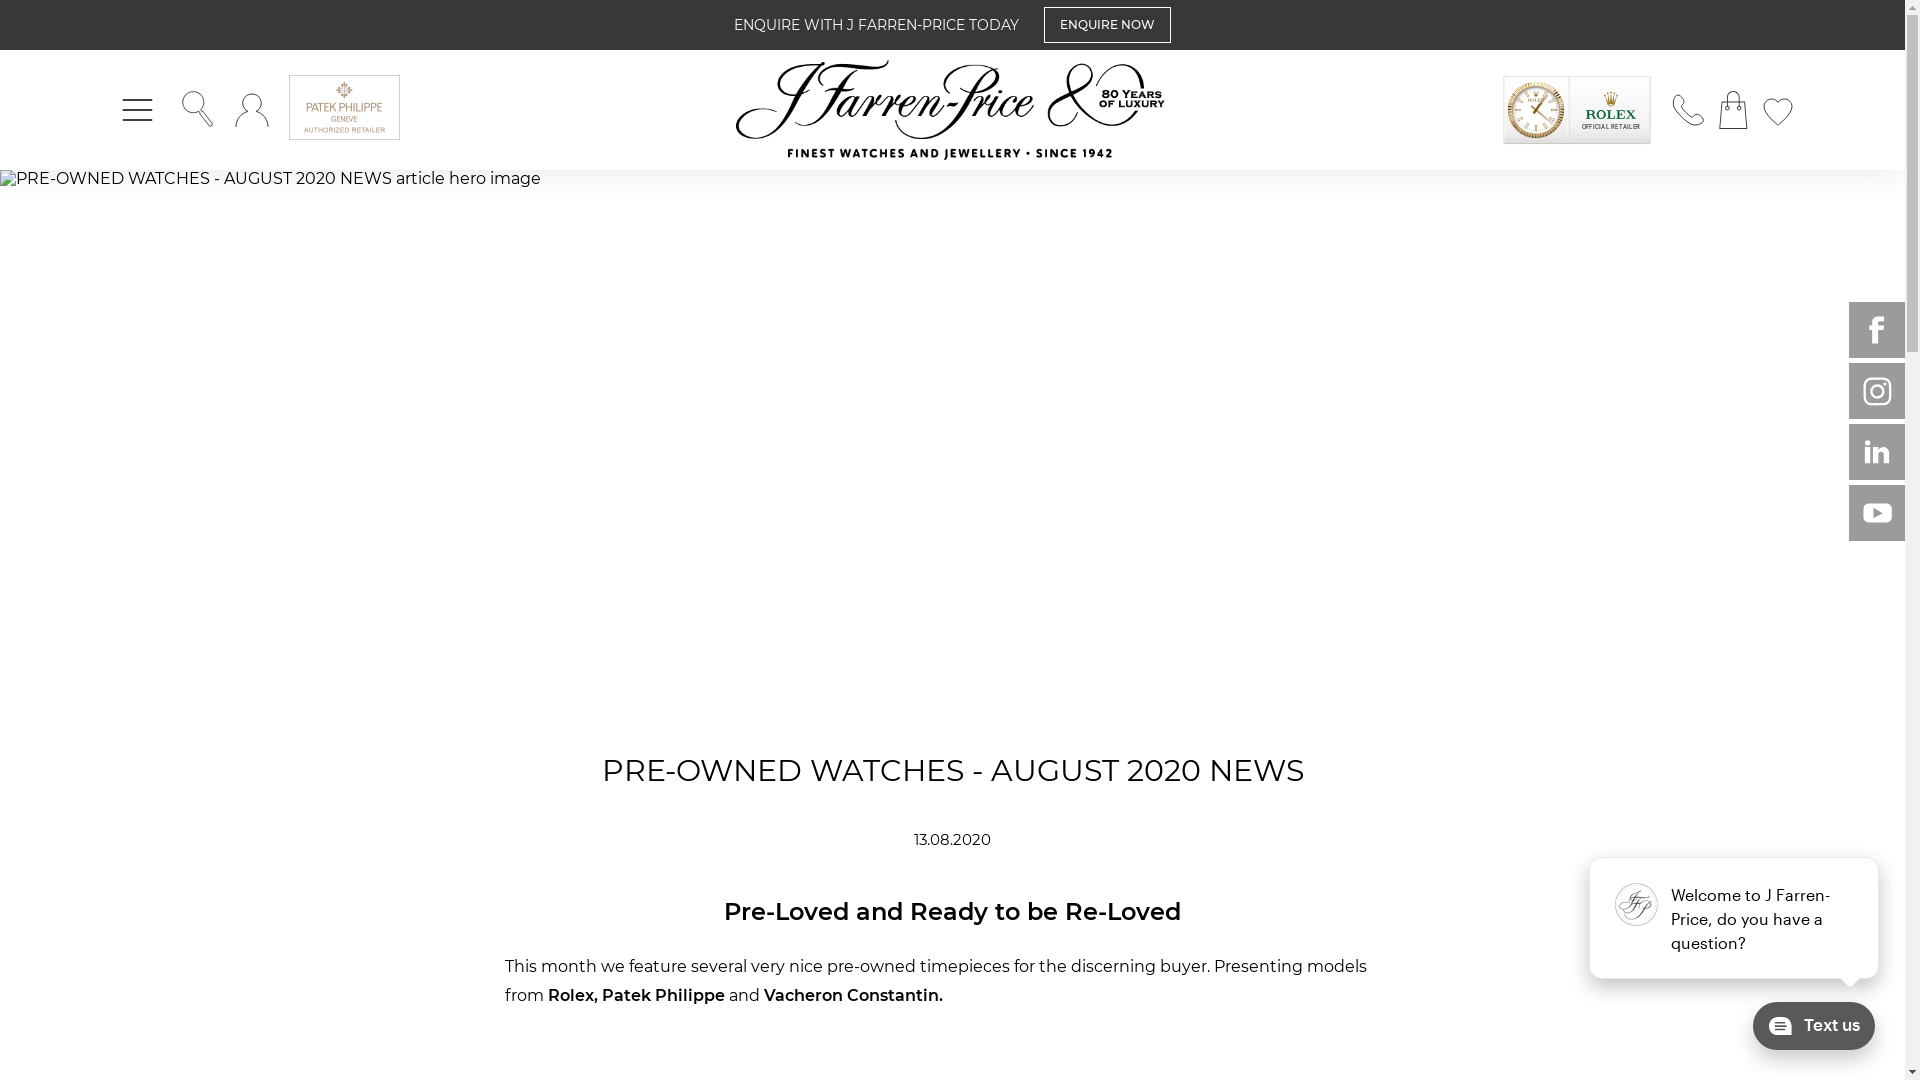 The image size is (1920, 1080). Describe the element at coordinates (1106, 25) in the screenshot. I see `'ENQUIRE NOW'` at that location.